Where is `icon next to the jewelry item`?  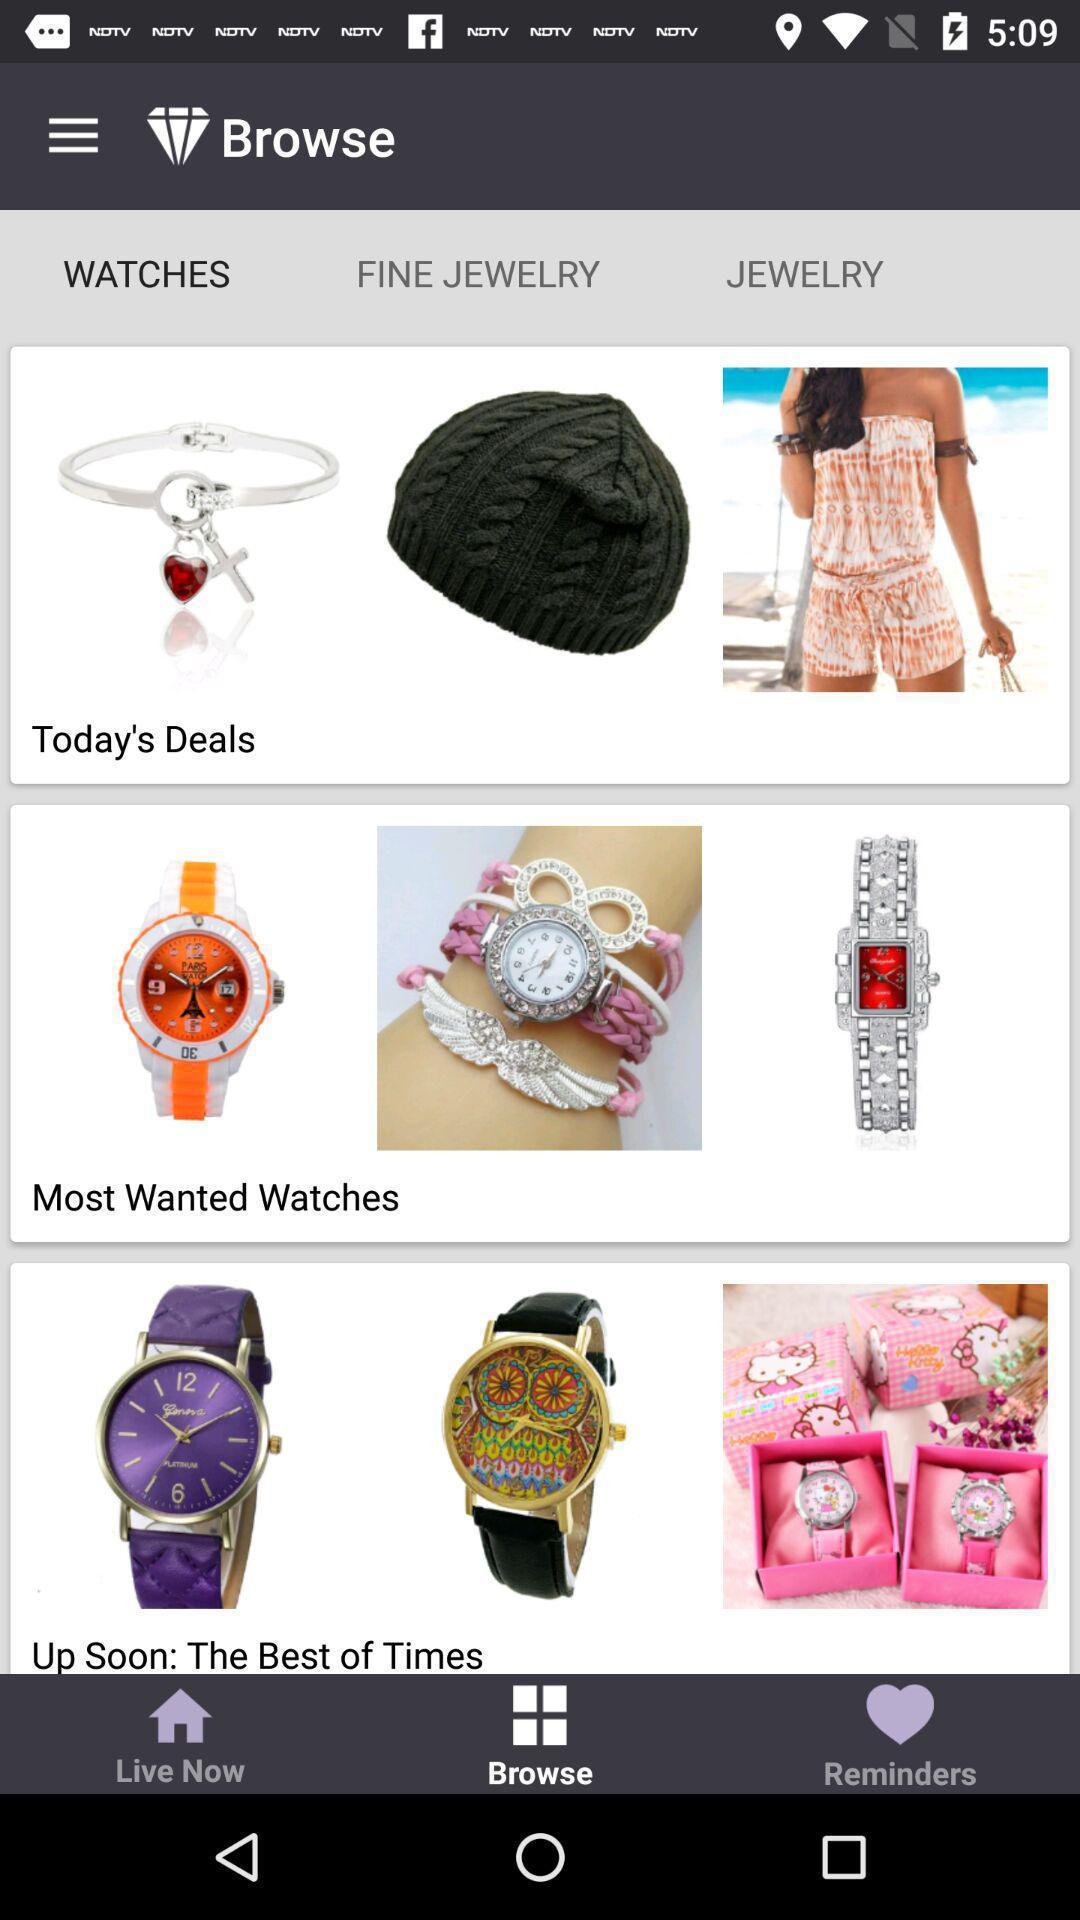
icon next to the jewelry item is located at coordinates (478, 272).